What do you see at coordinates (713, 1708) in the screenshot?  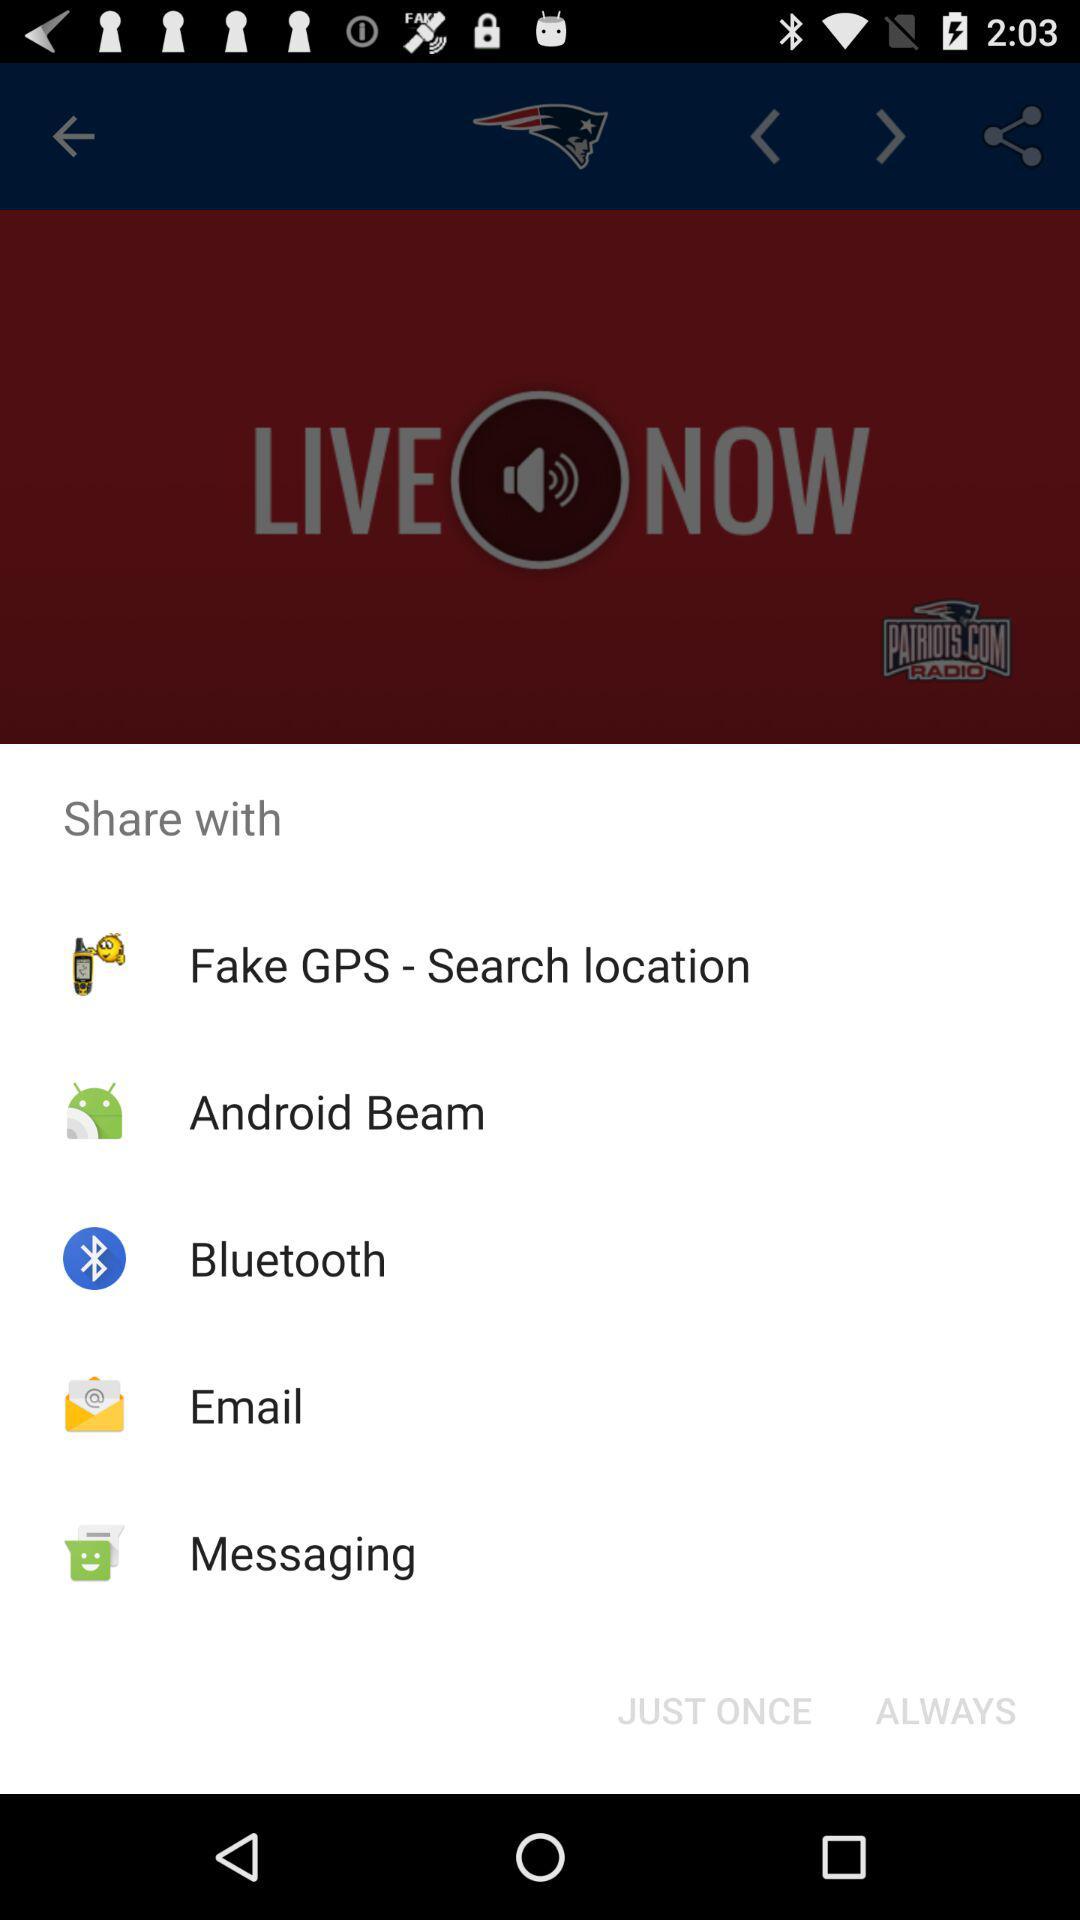 I see `icon below the fake gps search app` at bounding box center [713, 1708].